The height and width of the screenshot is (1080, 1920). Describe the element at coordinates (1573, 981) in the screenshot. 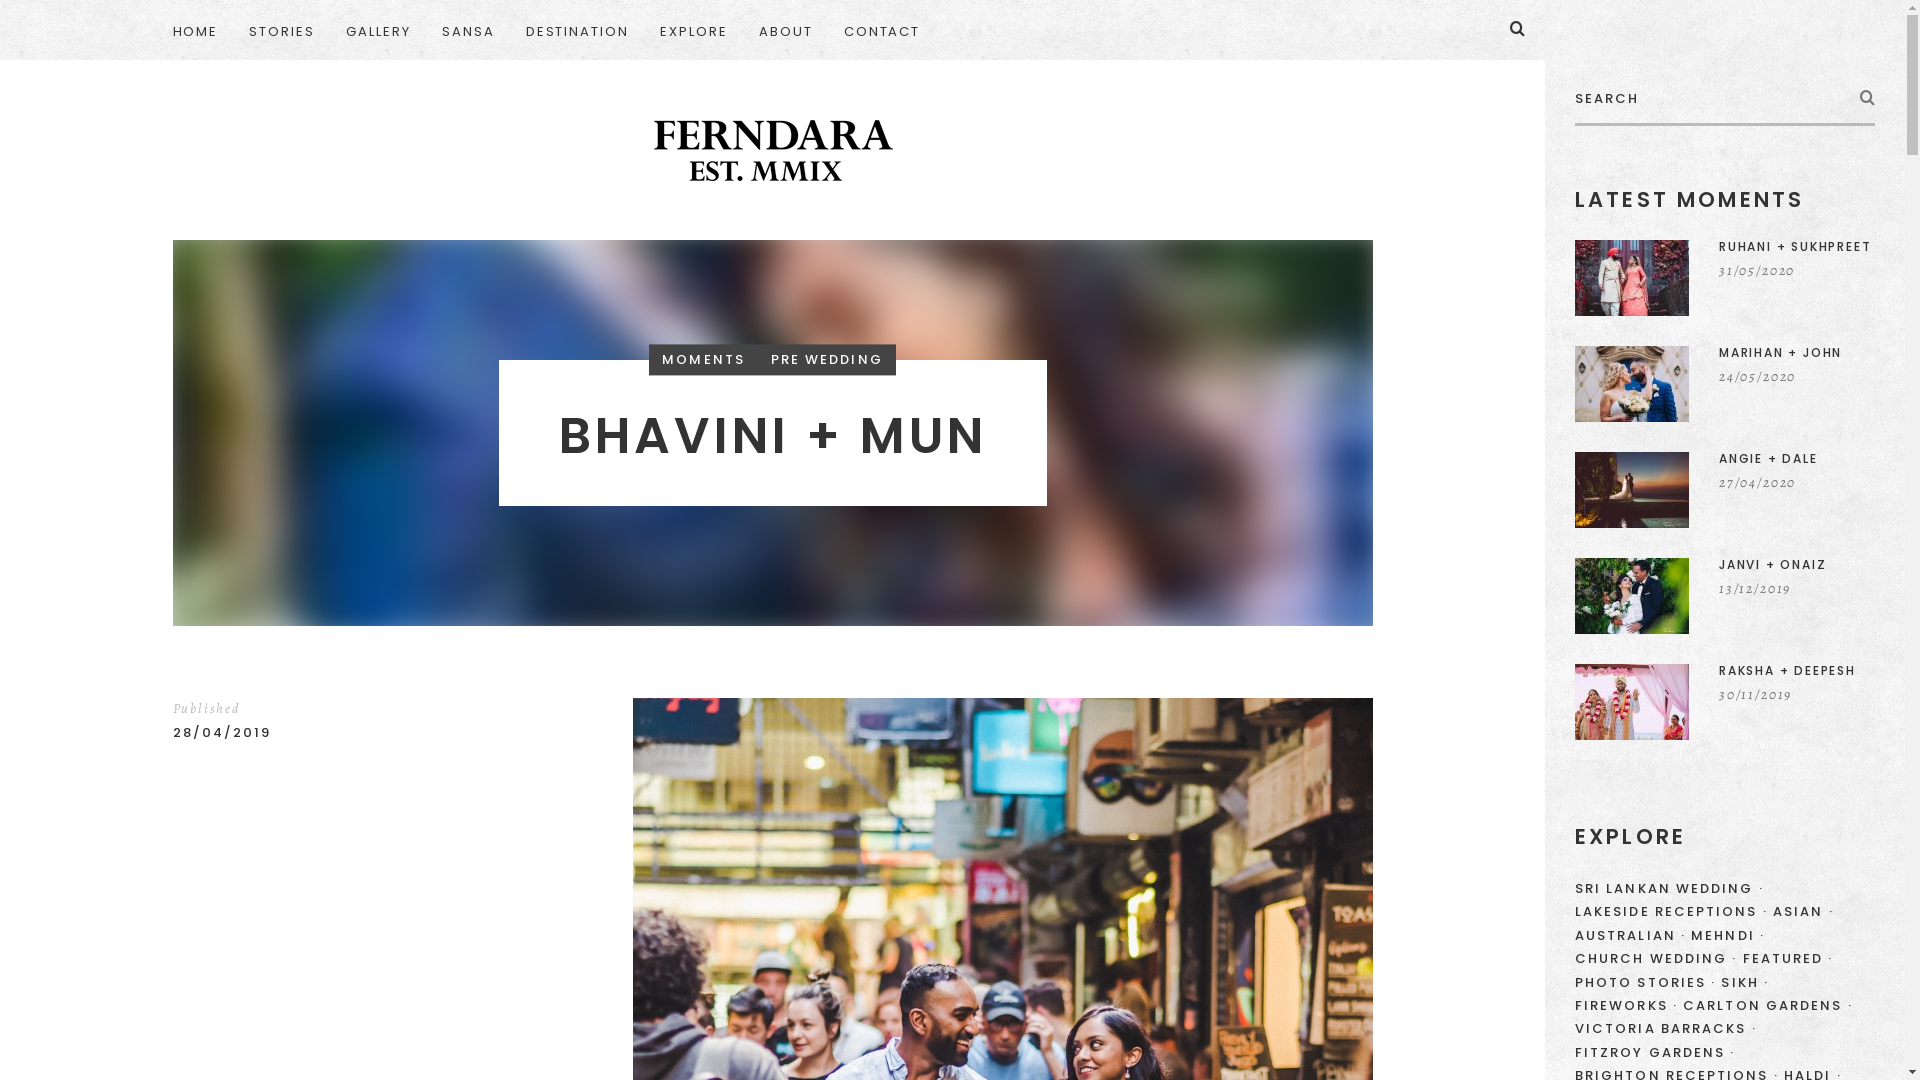

I see `'PHOTO STORIES'` at that location.